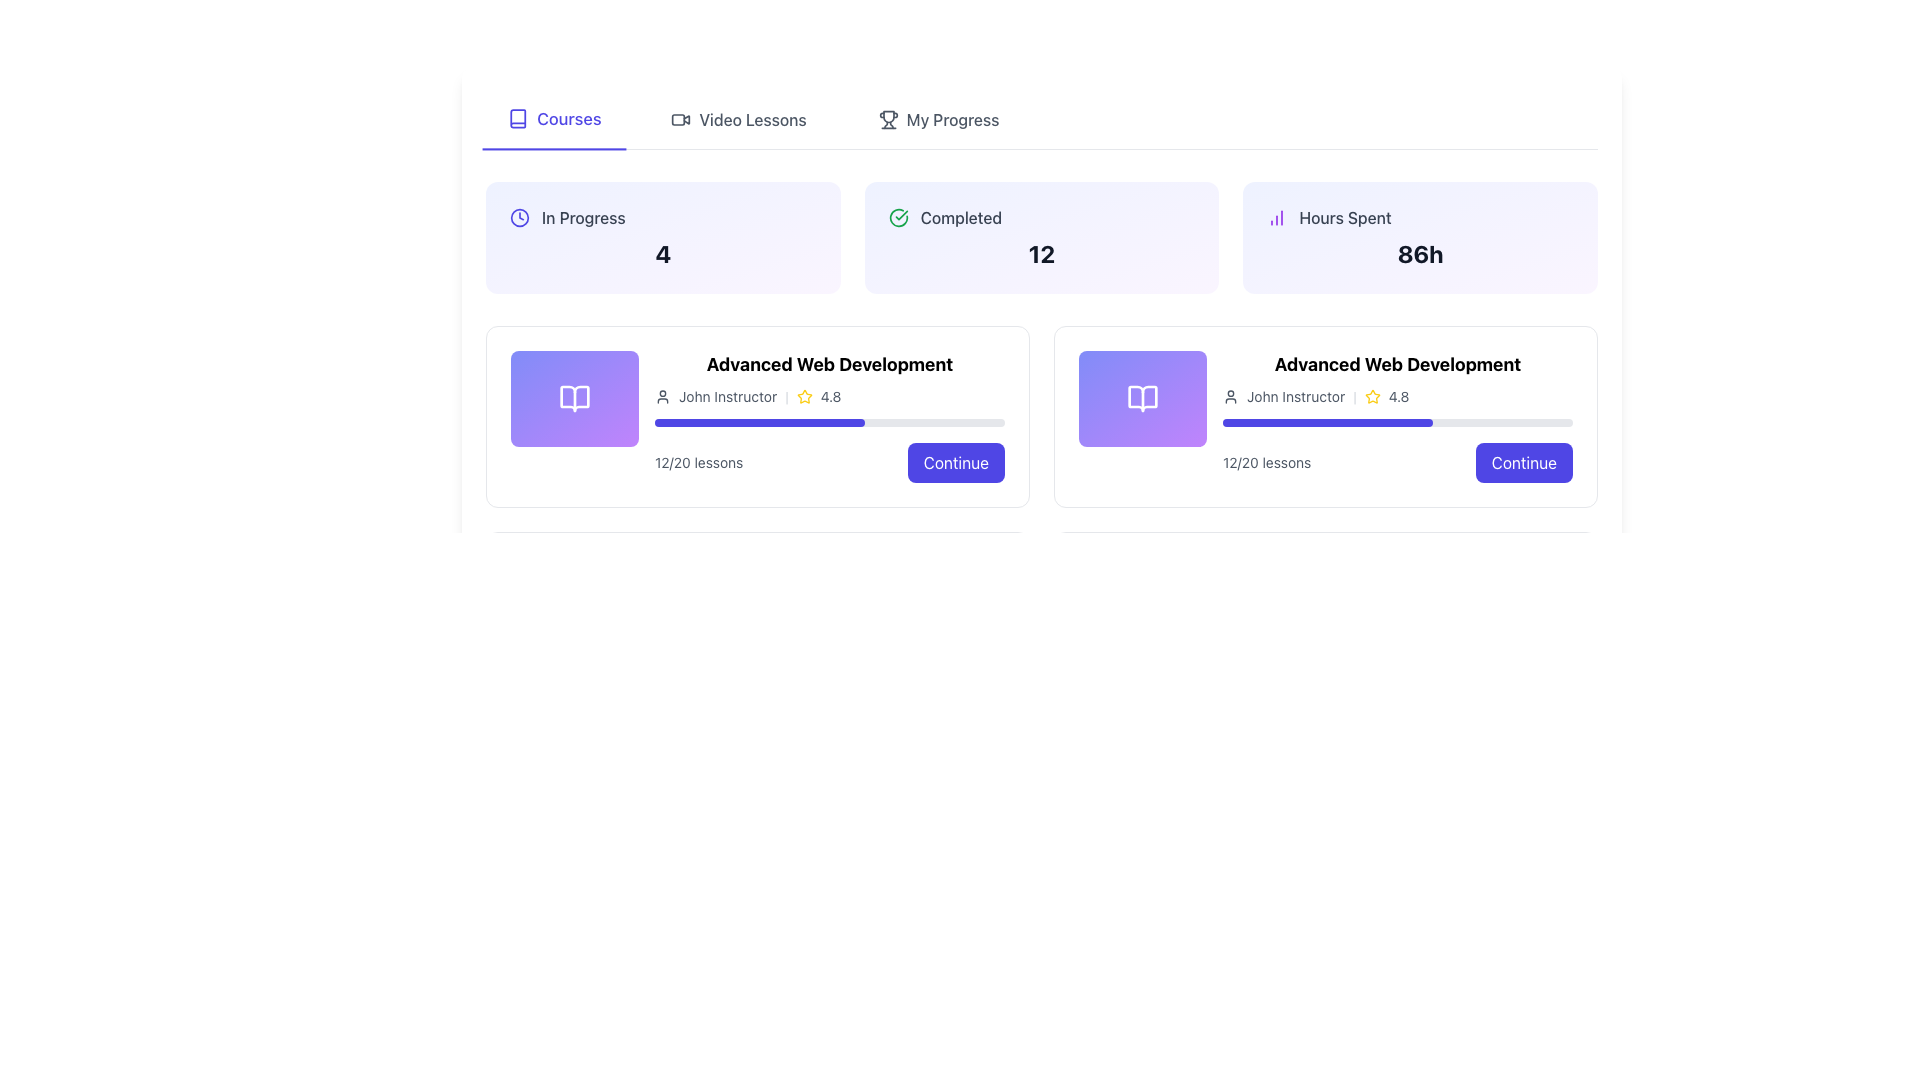  What do you see at coordinates (574, 398) in the screenshot?
I see `the identifying icon for the course 'Advanced Web Development' located on the left side of the dashboard, which is the first icon from the left among similar elements` at bounding box center [574, 398].